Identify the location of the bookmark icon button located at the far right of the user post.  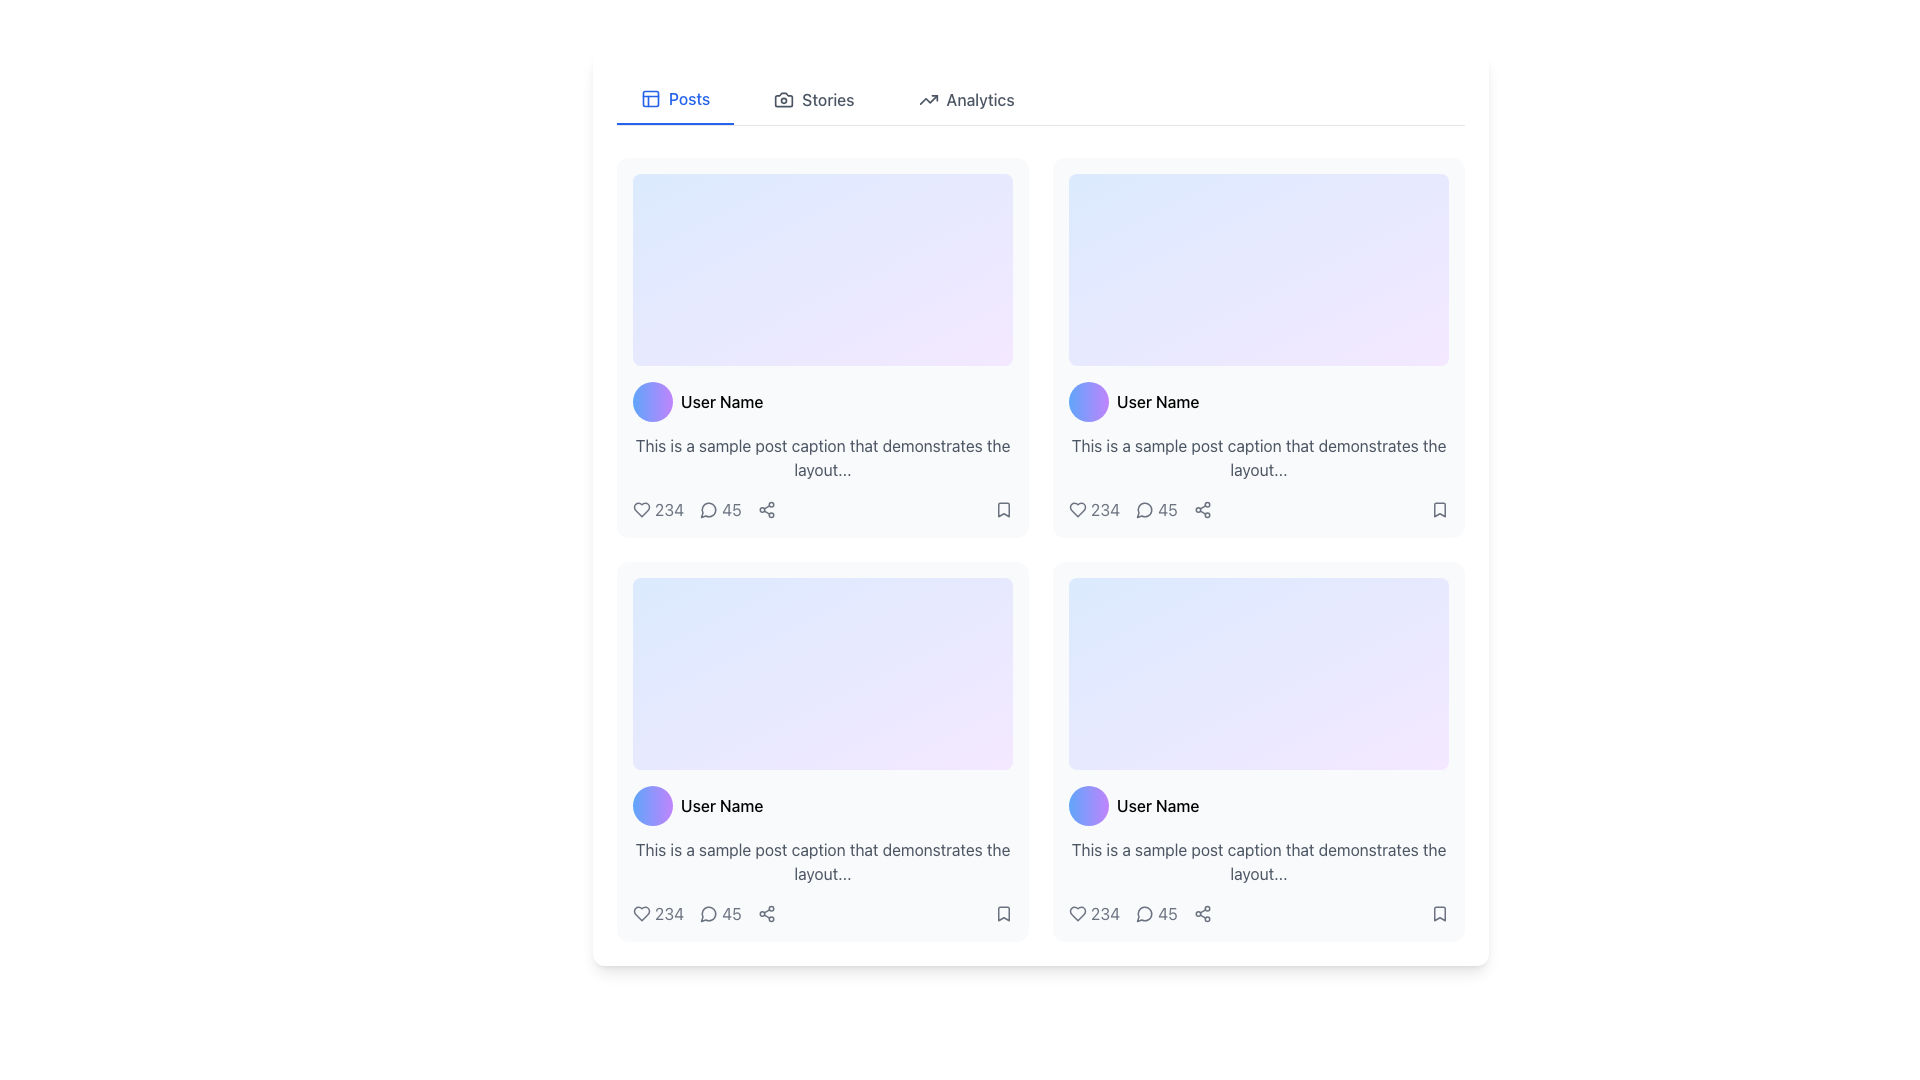
(1440, 508).